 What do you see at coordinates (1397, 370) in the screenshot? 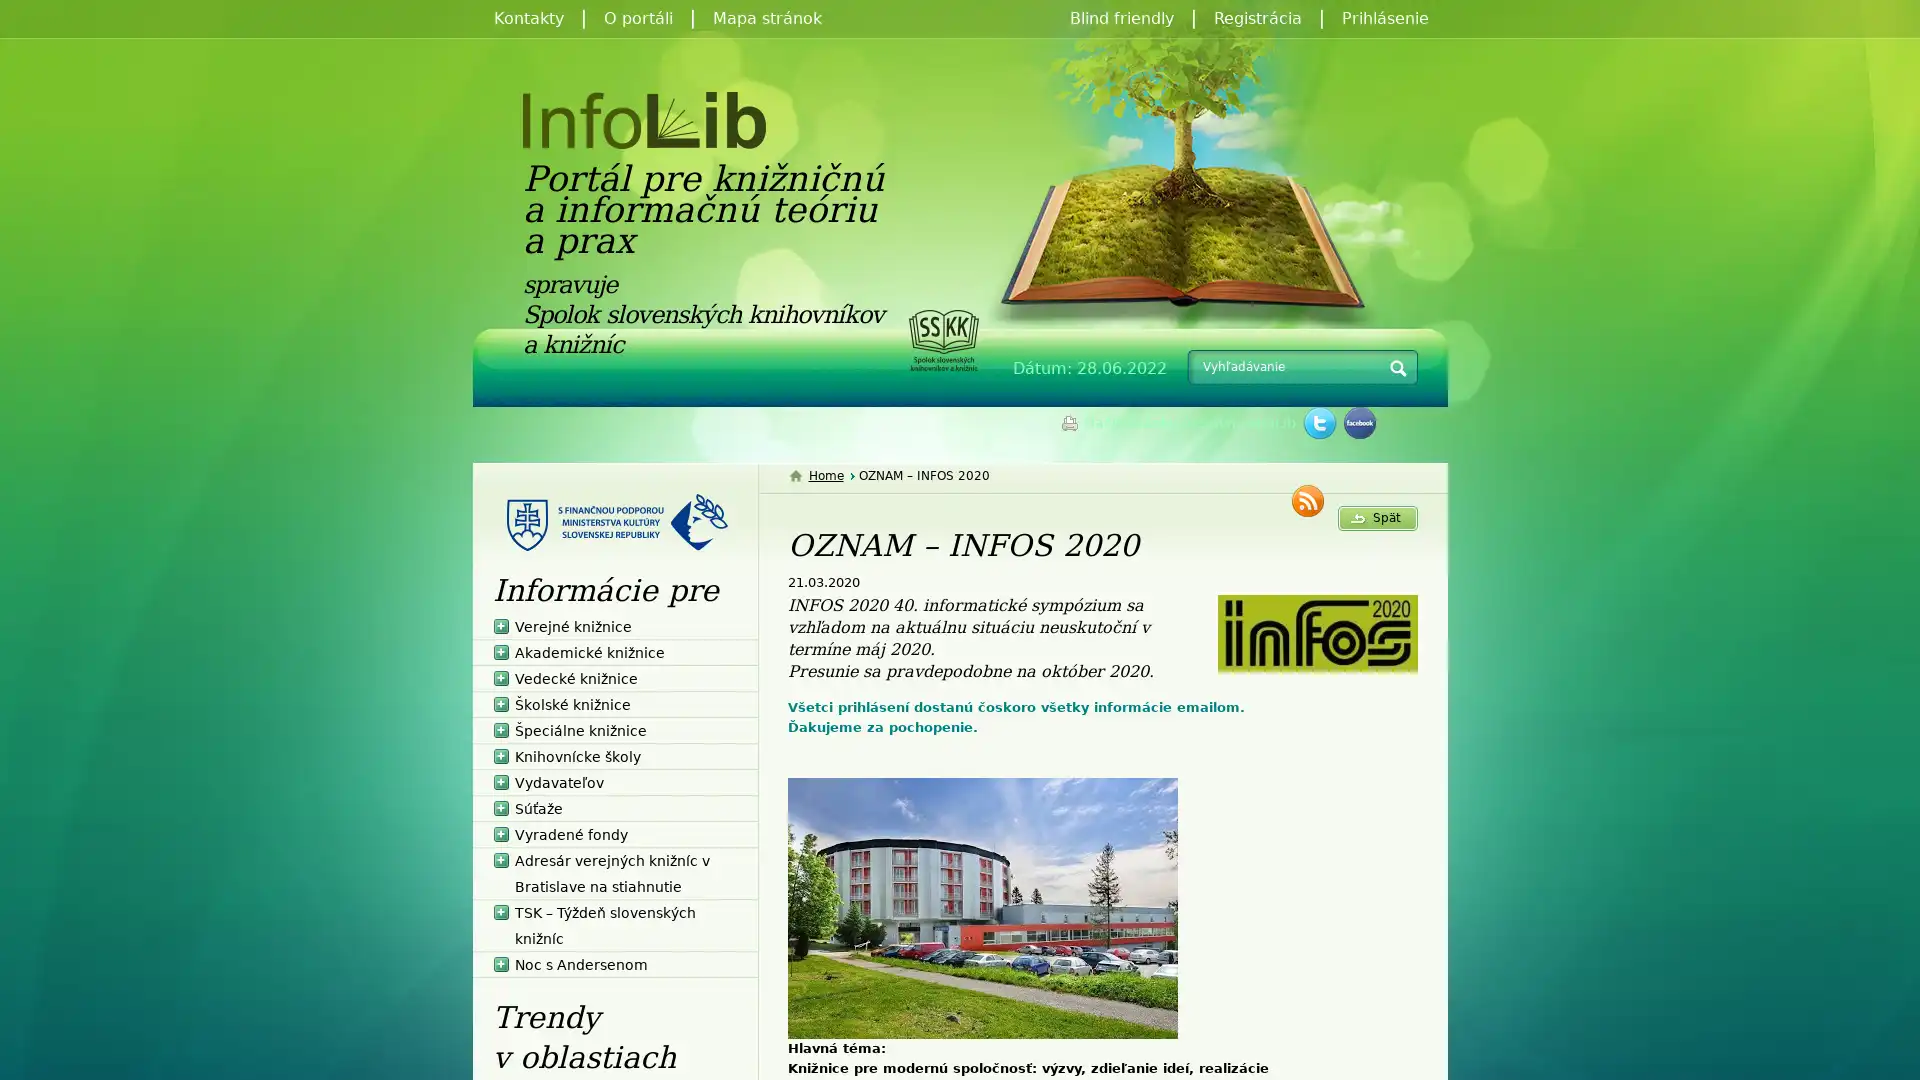
I see `Hladat` at bounding box center [1397, 370].